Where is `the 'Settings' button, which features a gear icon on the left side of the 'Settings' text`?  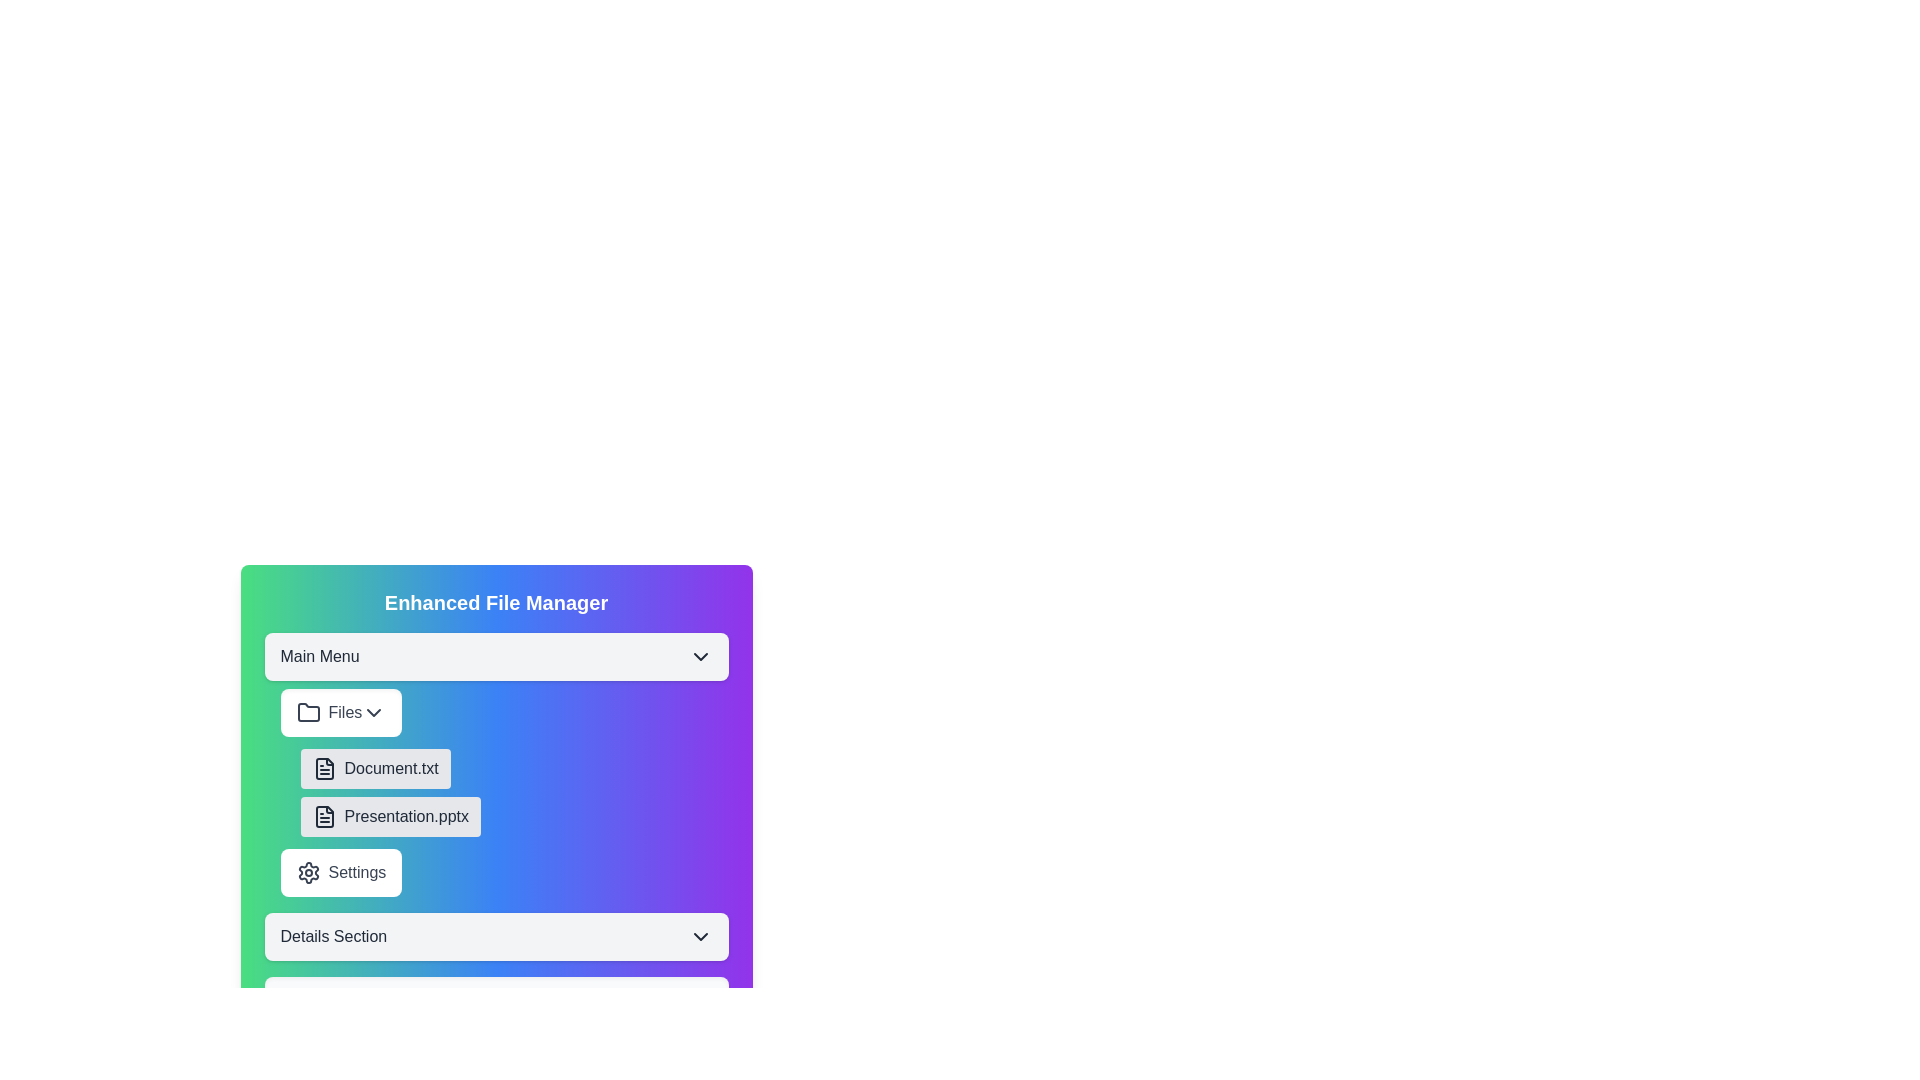
the 'Settings' button, which features a gear icon on the left side of the 'Settings' text is located at coordinates (307, 871).